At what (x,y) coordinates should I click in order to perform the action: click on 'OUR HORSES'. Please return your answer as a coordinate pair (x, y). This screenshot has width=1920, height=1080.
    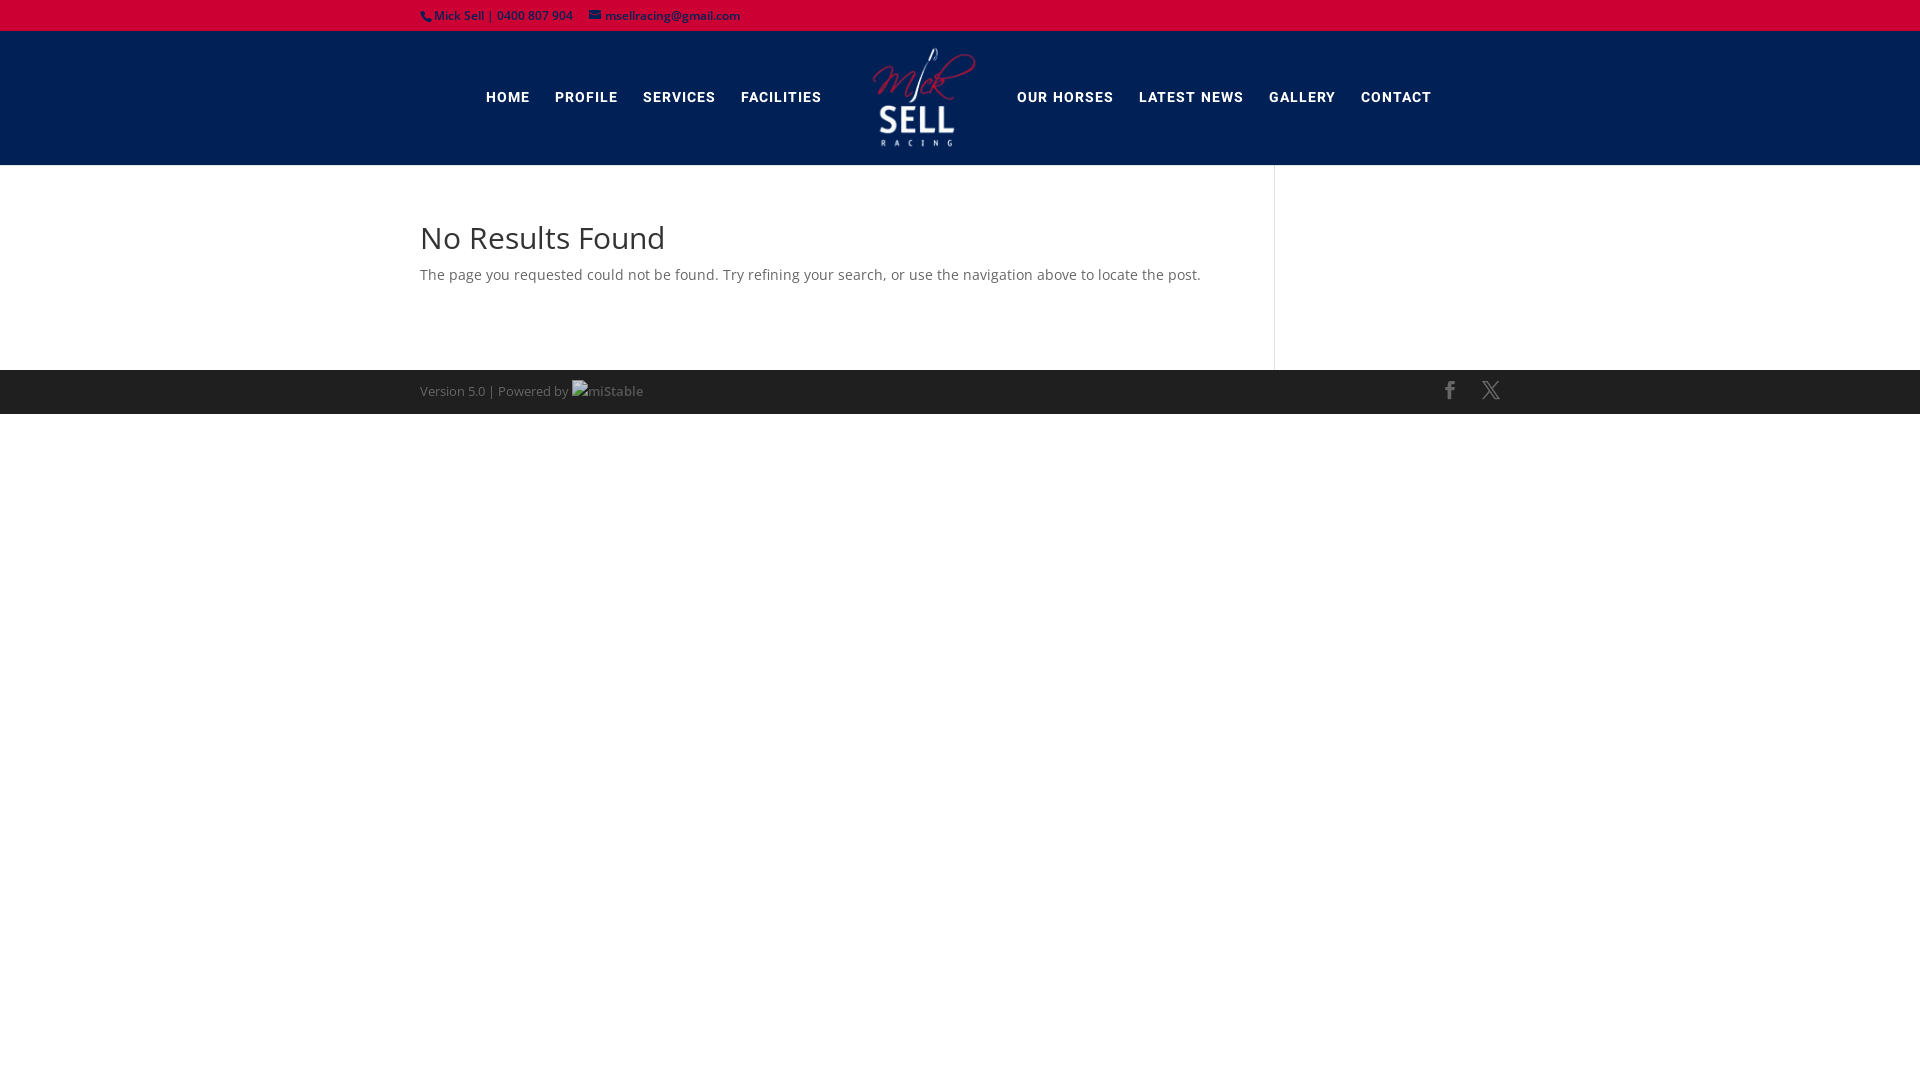
    Looking at the image, I should click on (1064, 97).